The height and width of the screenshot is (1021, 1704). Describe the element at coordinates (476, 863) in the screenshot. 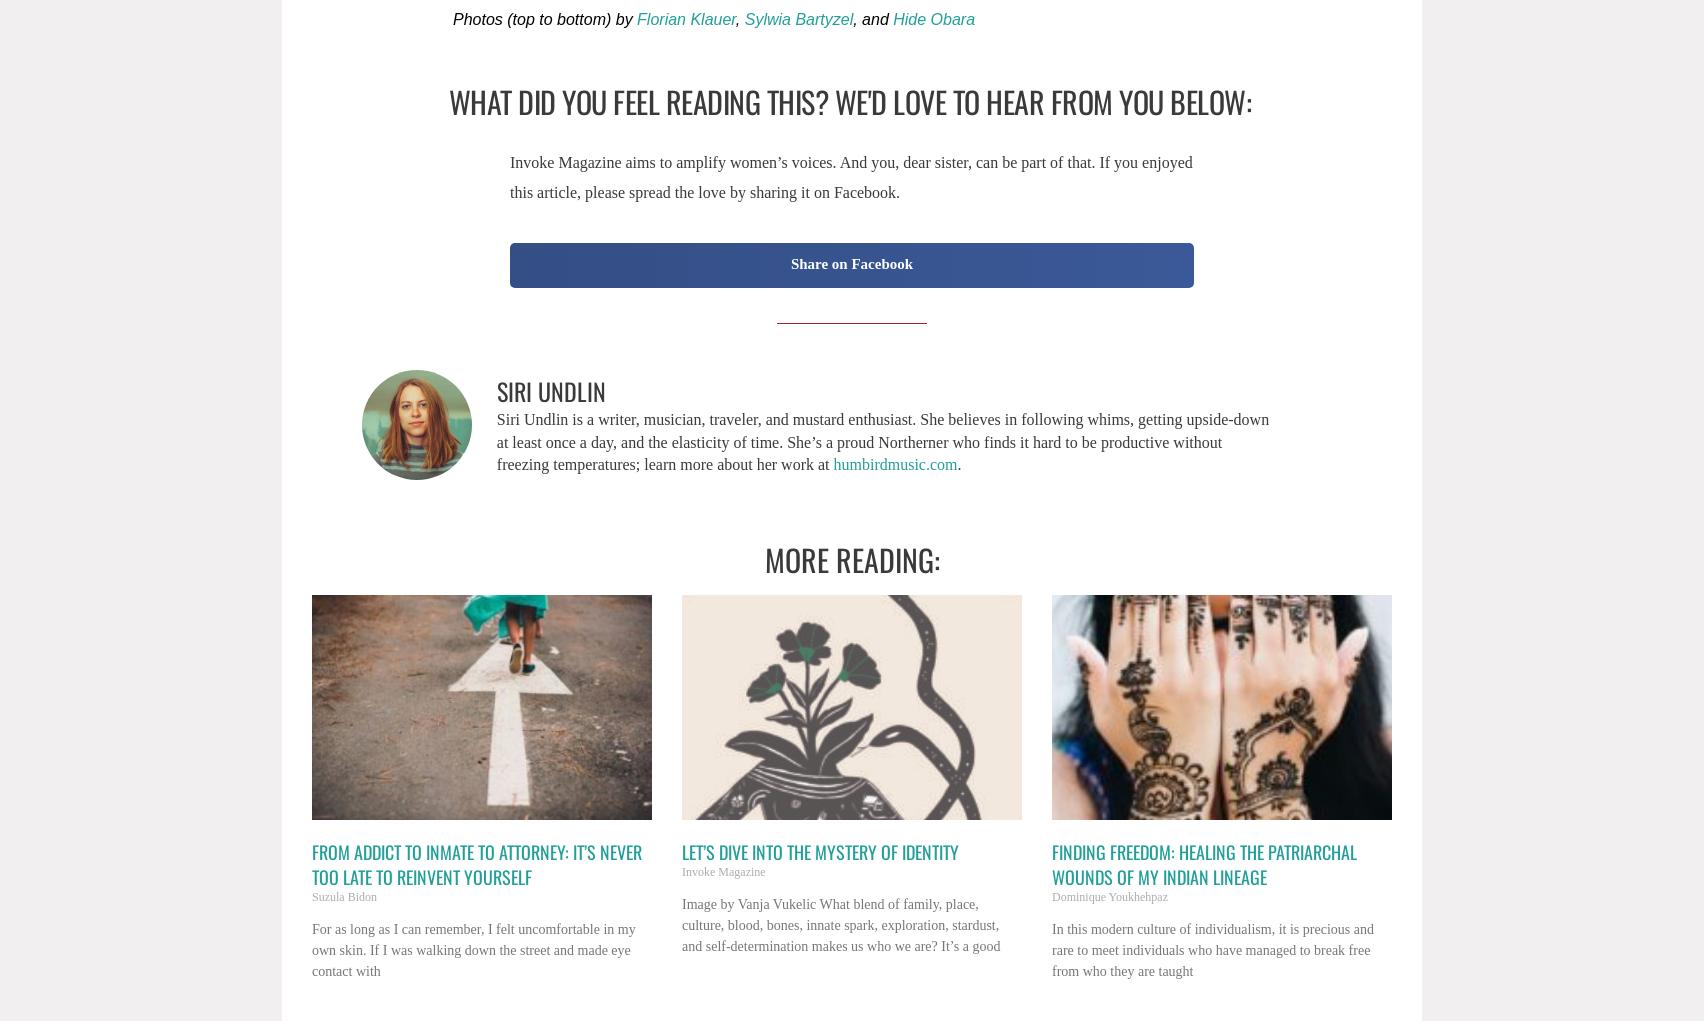

I see `'From Addict to Inmate to Attorney: It’s Never too Late to Reinvent Yourself'` at that location.